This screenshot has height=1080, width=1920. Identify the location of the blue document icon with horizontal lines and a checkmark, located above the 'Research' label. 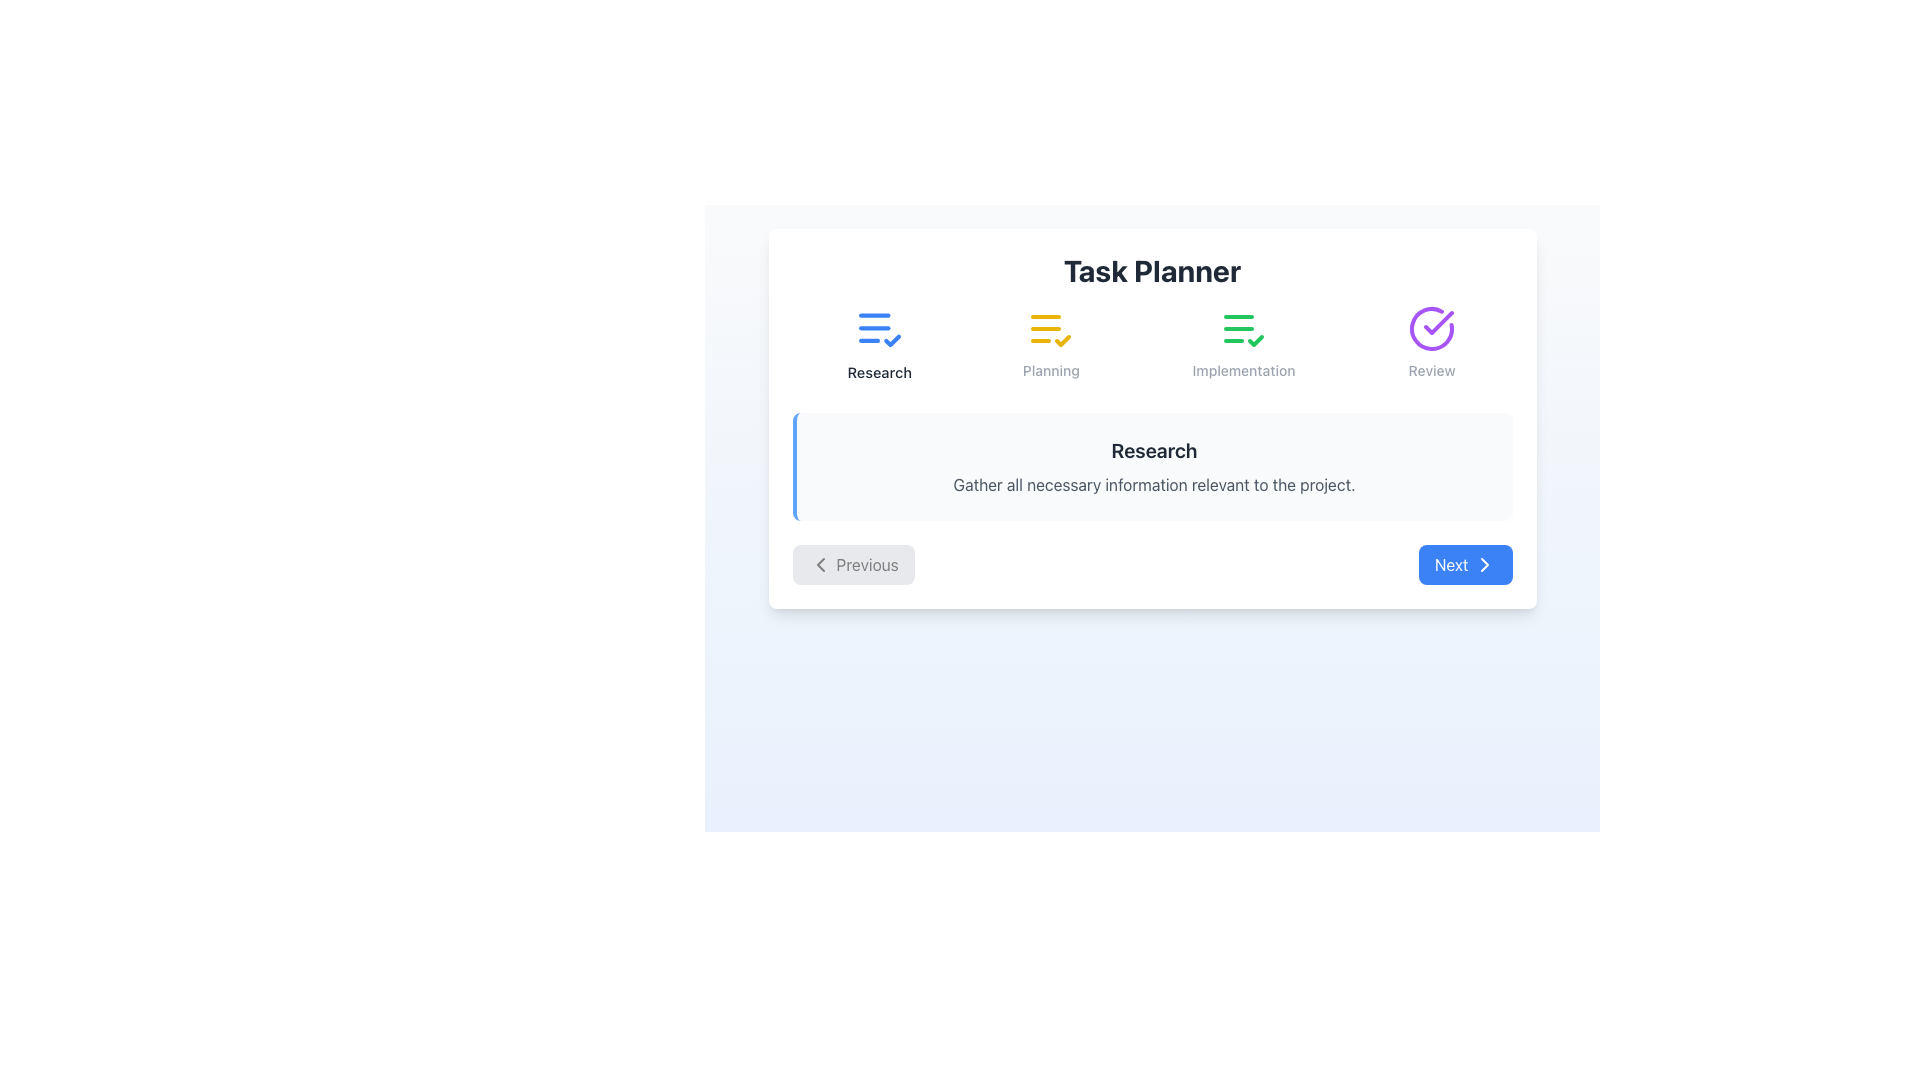
(879, 327).